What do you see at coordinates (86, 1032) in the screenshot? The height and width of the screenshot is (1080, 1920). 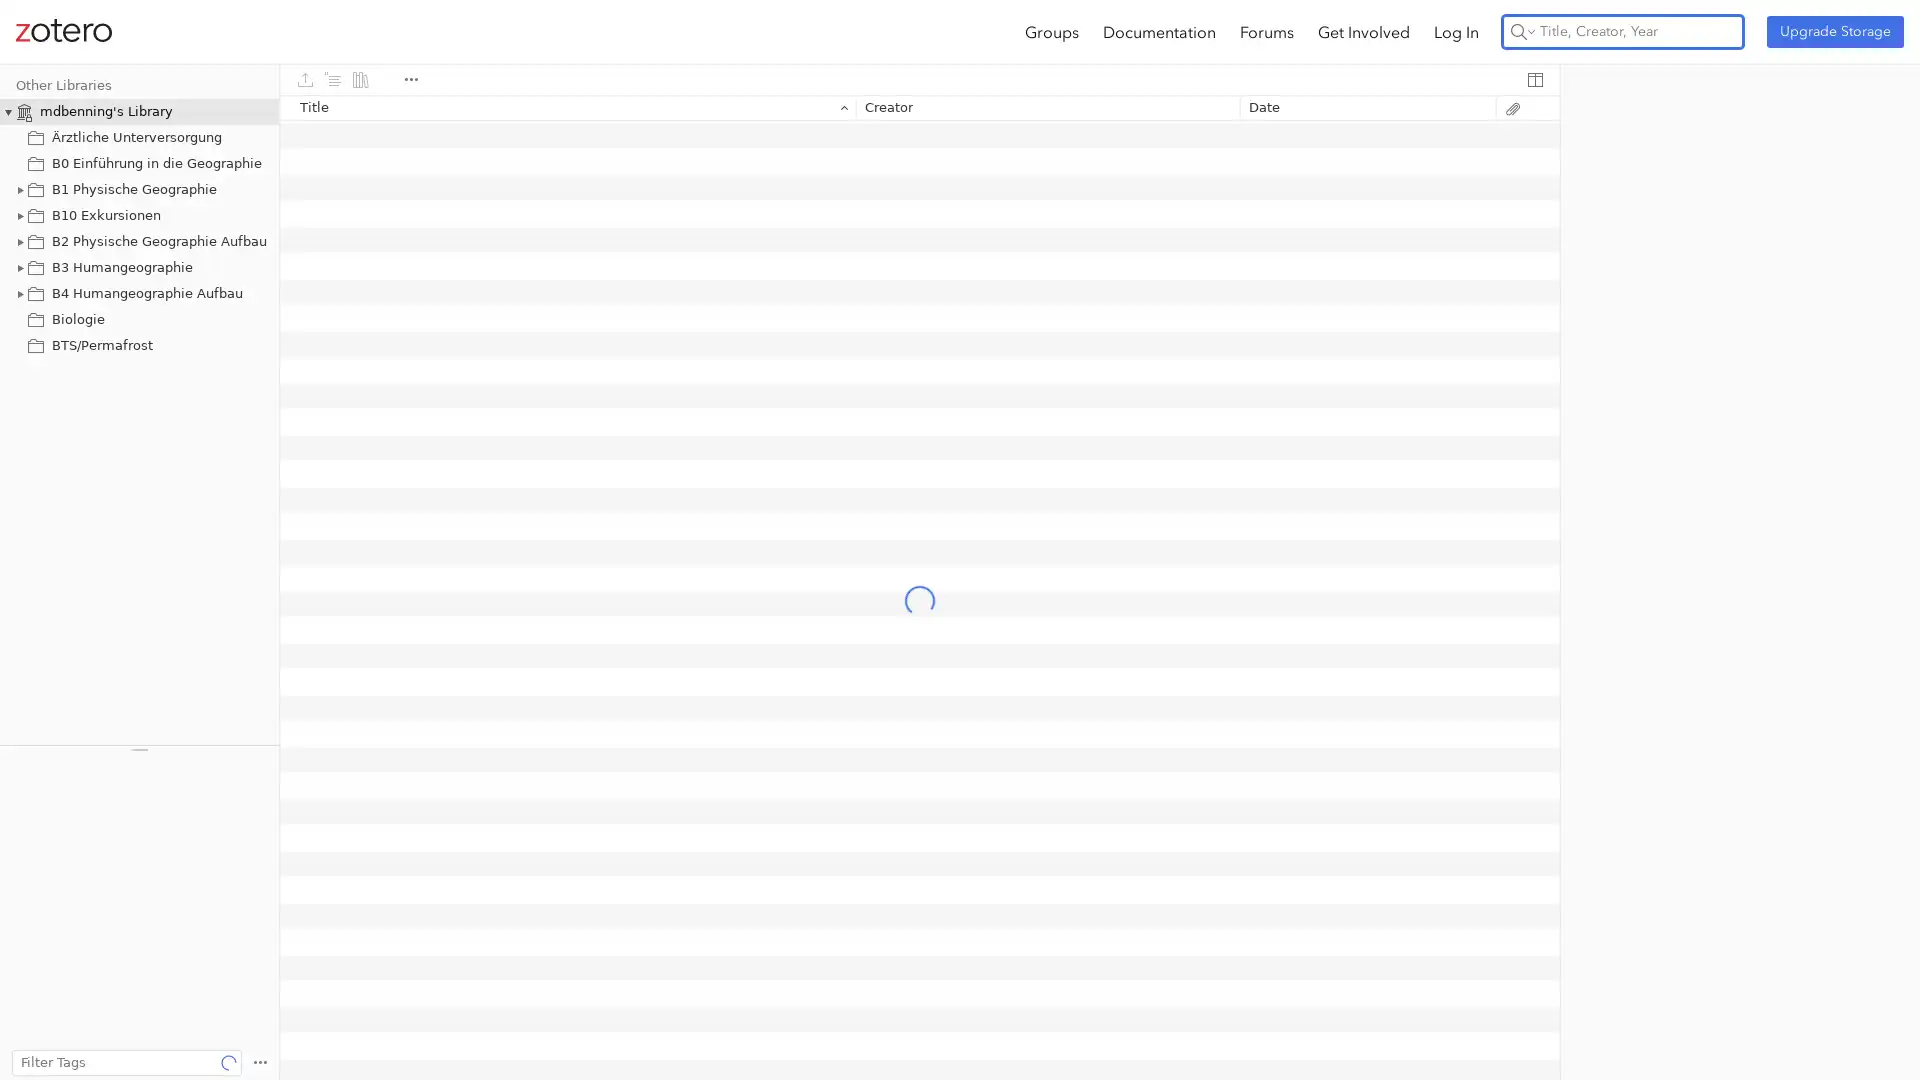 I see `Gesundheitsversorgung` at bounding box center [86, 1032].